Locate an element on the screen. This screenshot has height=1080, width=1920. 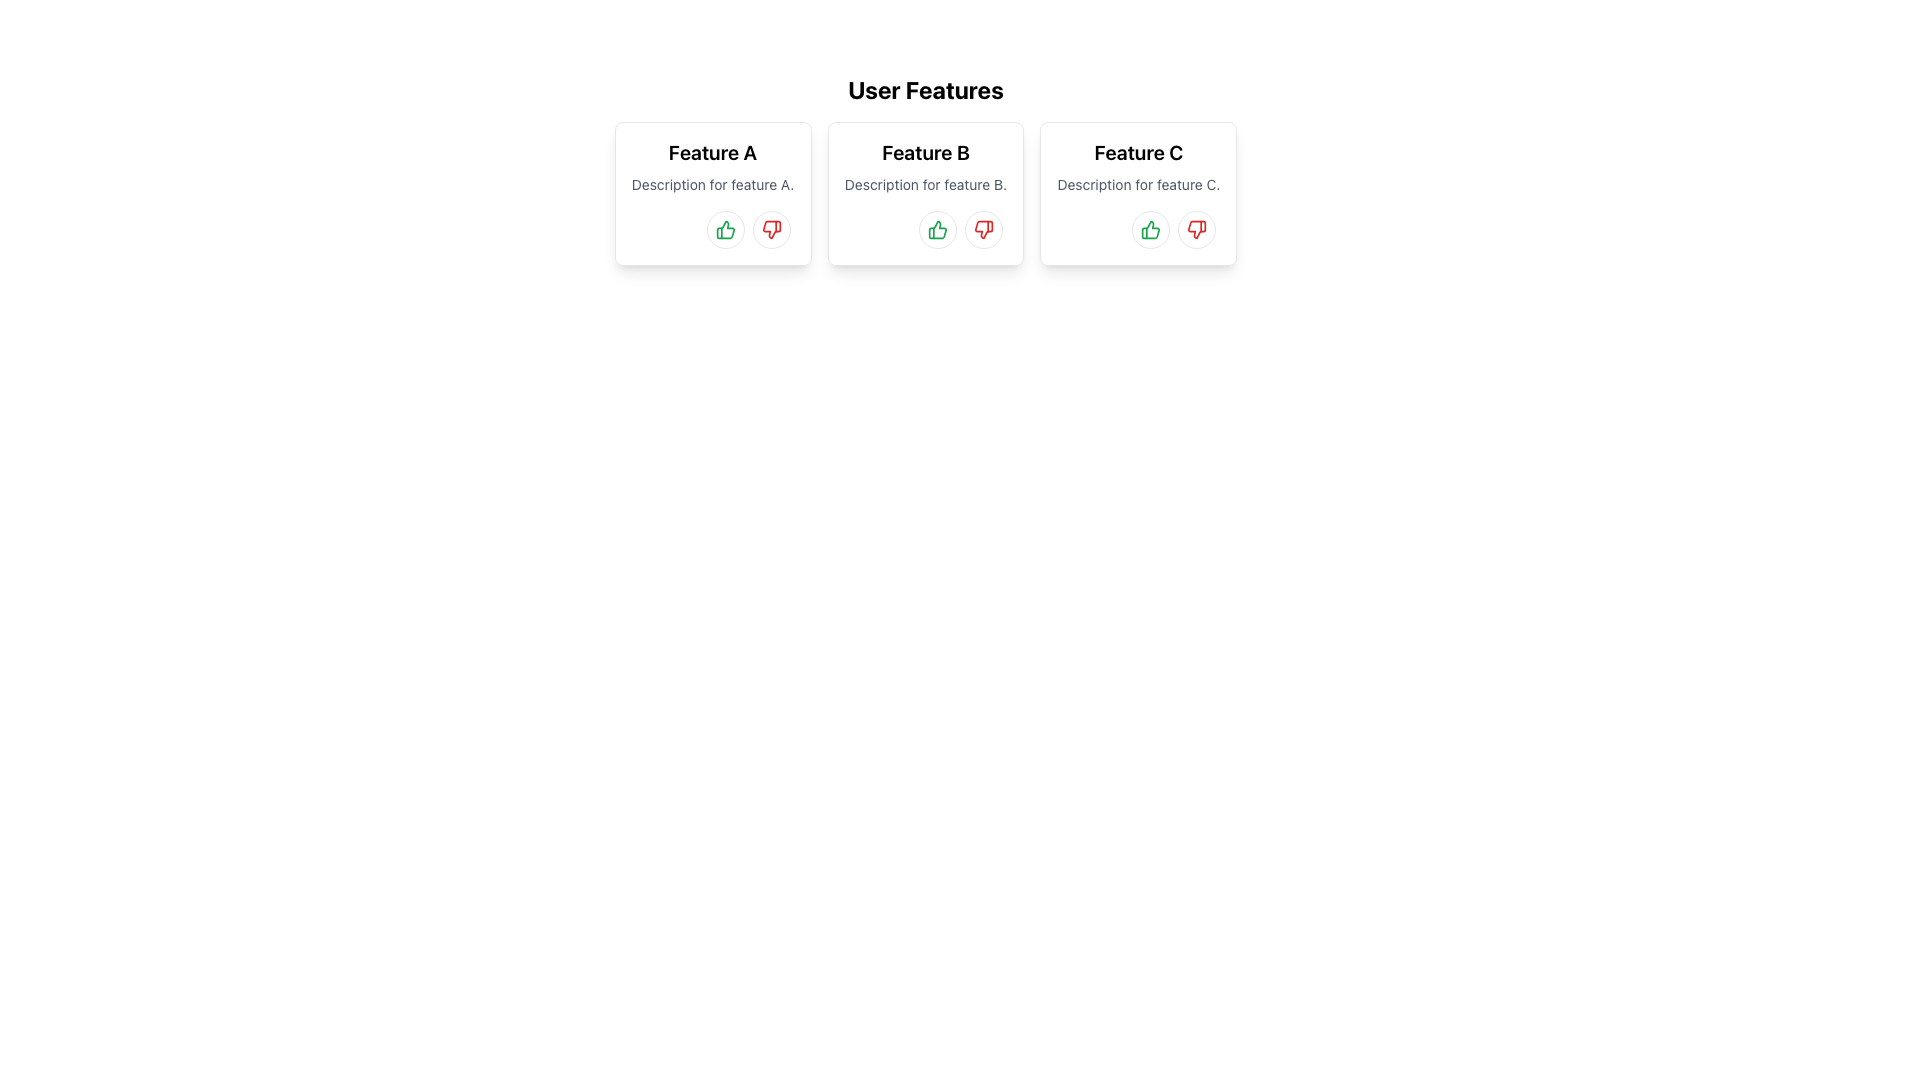
the red thumbs-down icon located beneath 'Feature C' in the third card of the featured cards is located at coordinates (1197, 229).